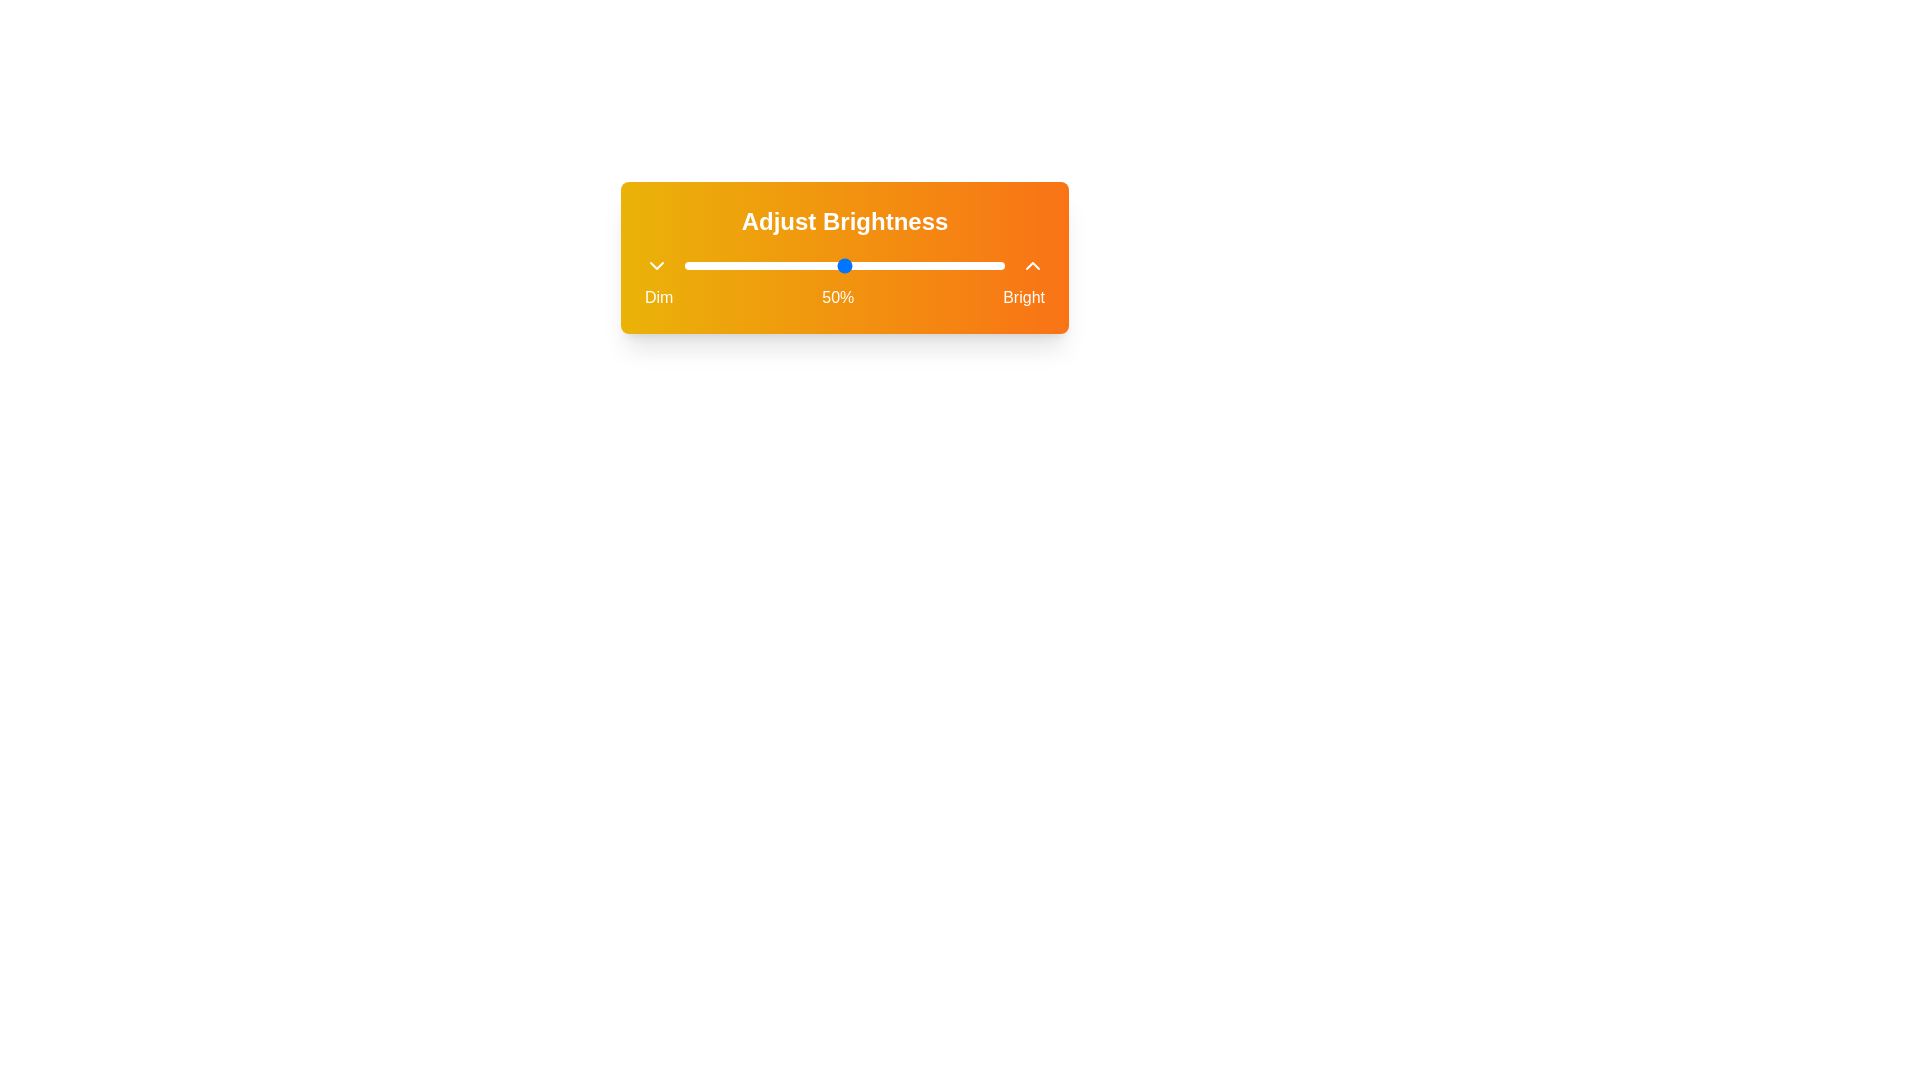 Image resolution: width=1920 pixels, height=1080 pixels. What do you see at coordinates (877, 265) in the screenshot?
I see `brightness level` at bounding box center [877, 265].